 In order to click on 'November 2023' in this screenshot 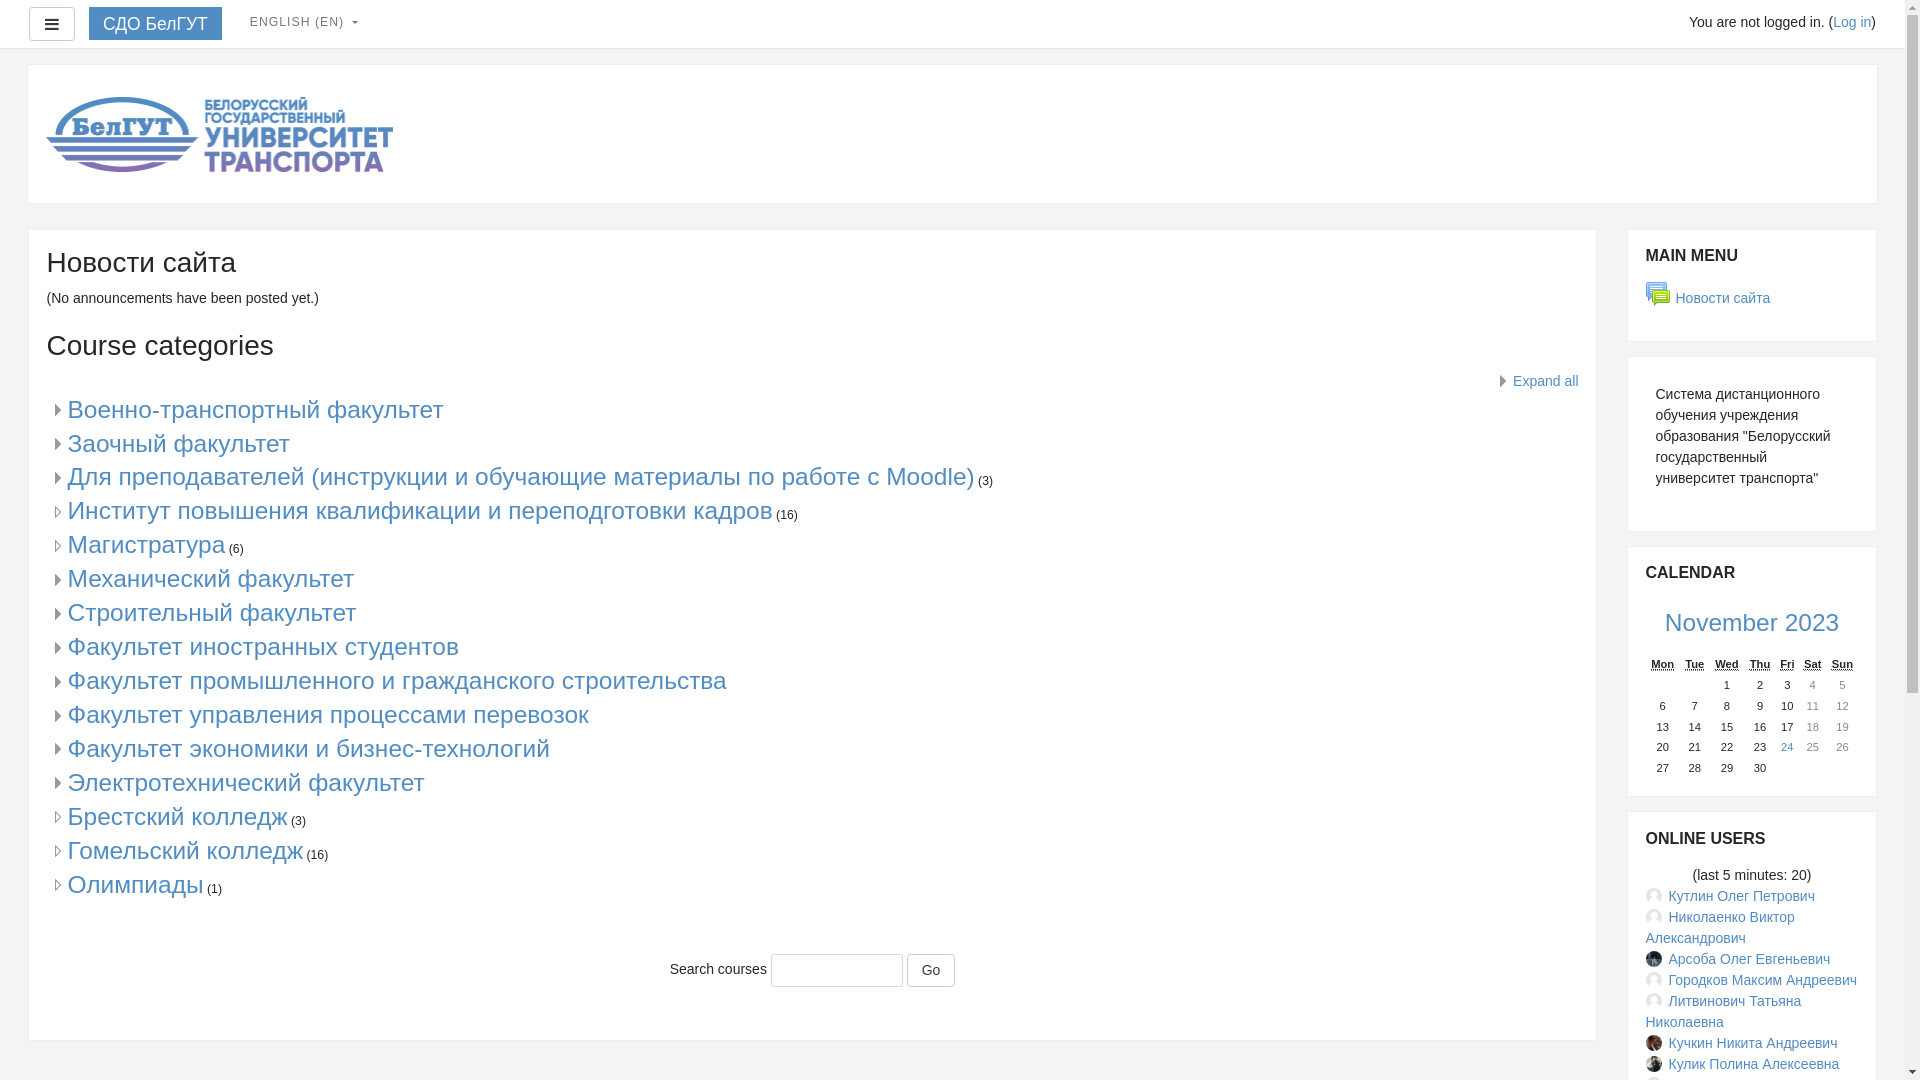, I will do `click(1751, 621)`.